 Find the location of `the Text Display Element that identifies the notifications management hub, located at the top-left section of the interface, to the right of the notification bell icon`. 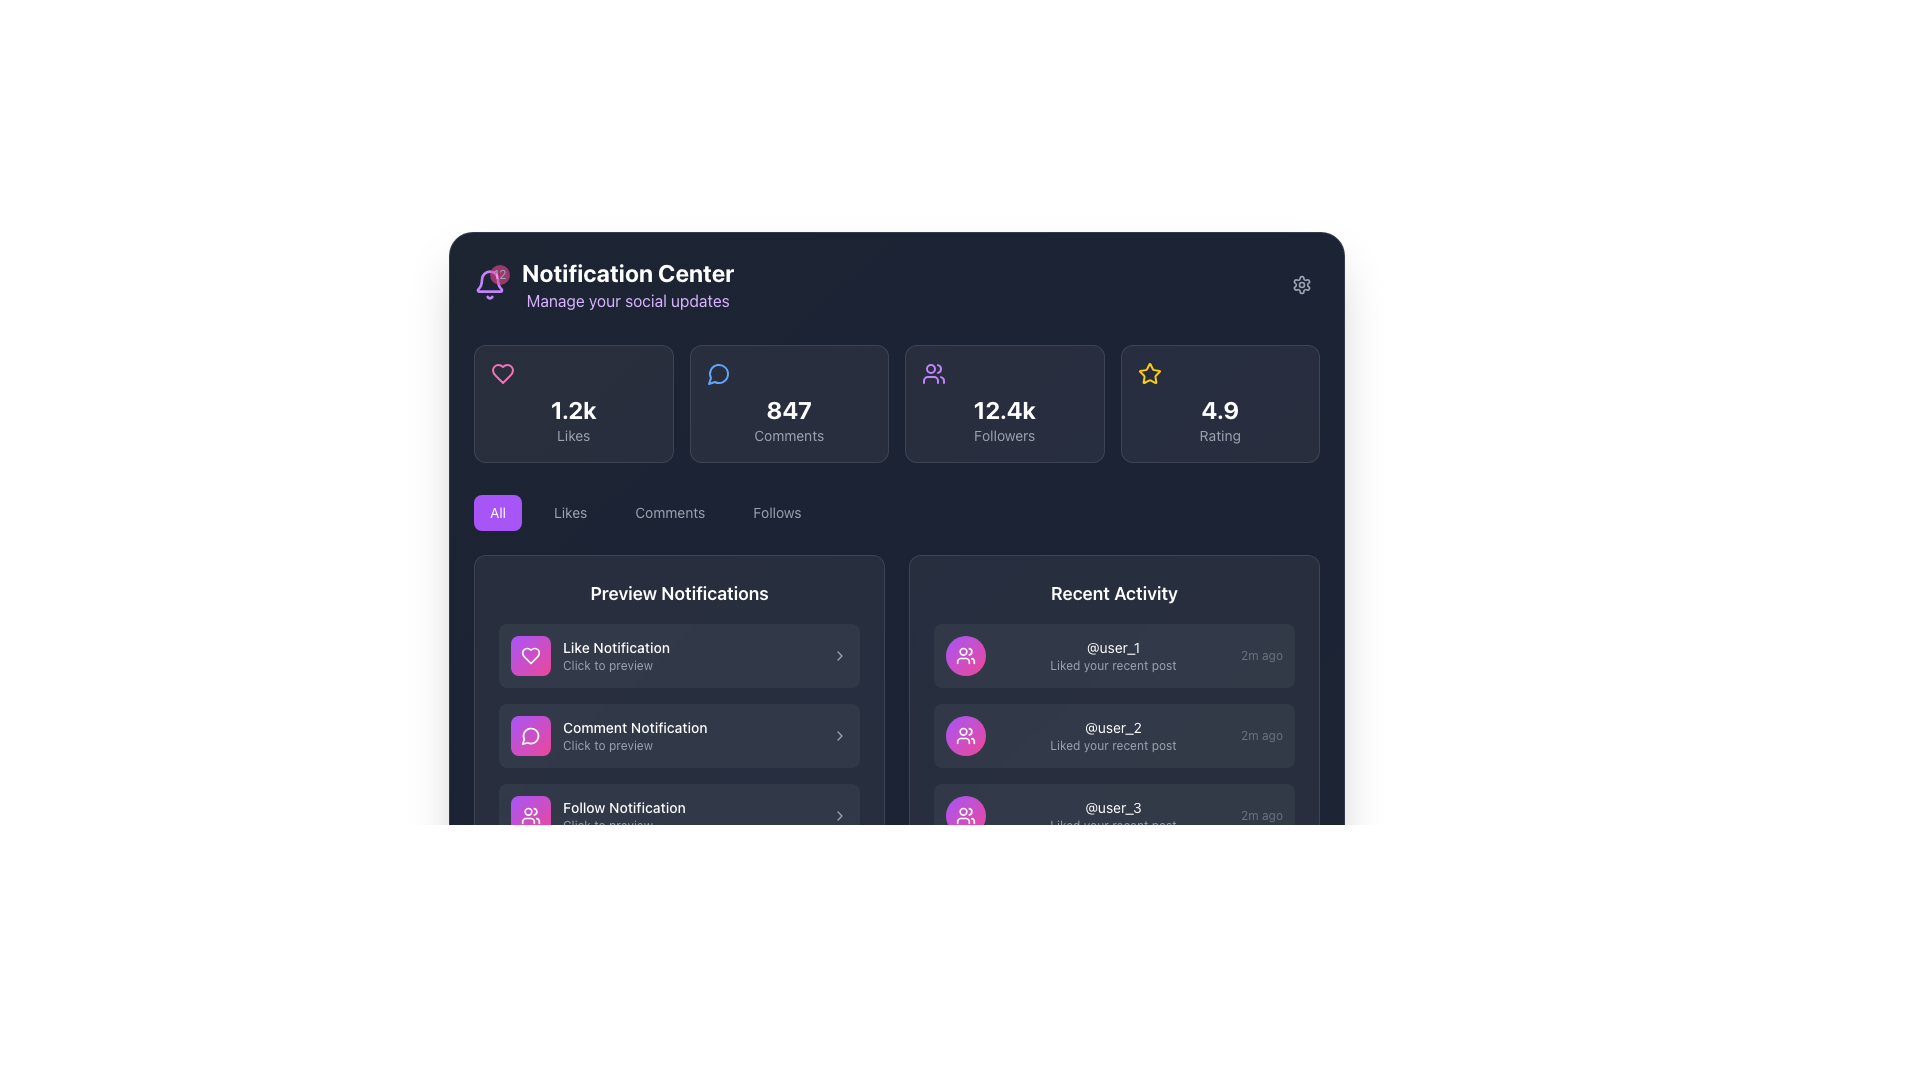

the Text Display Element that identifies the notifications management hub, located at the top-left section of the interface, to the right of the notification bell icon is located at coordinates (627, 285).